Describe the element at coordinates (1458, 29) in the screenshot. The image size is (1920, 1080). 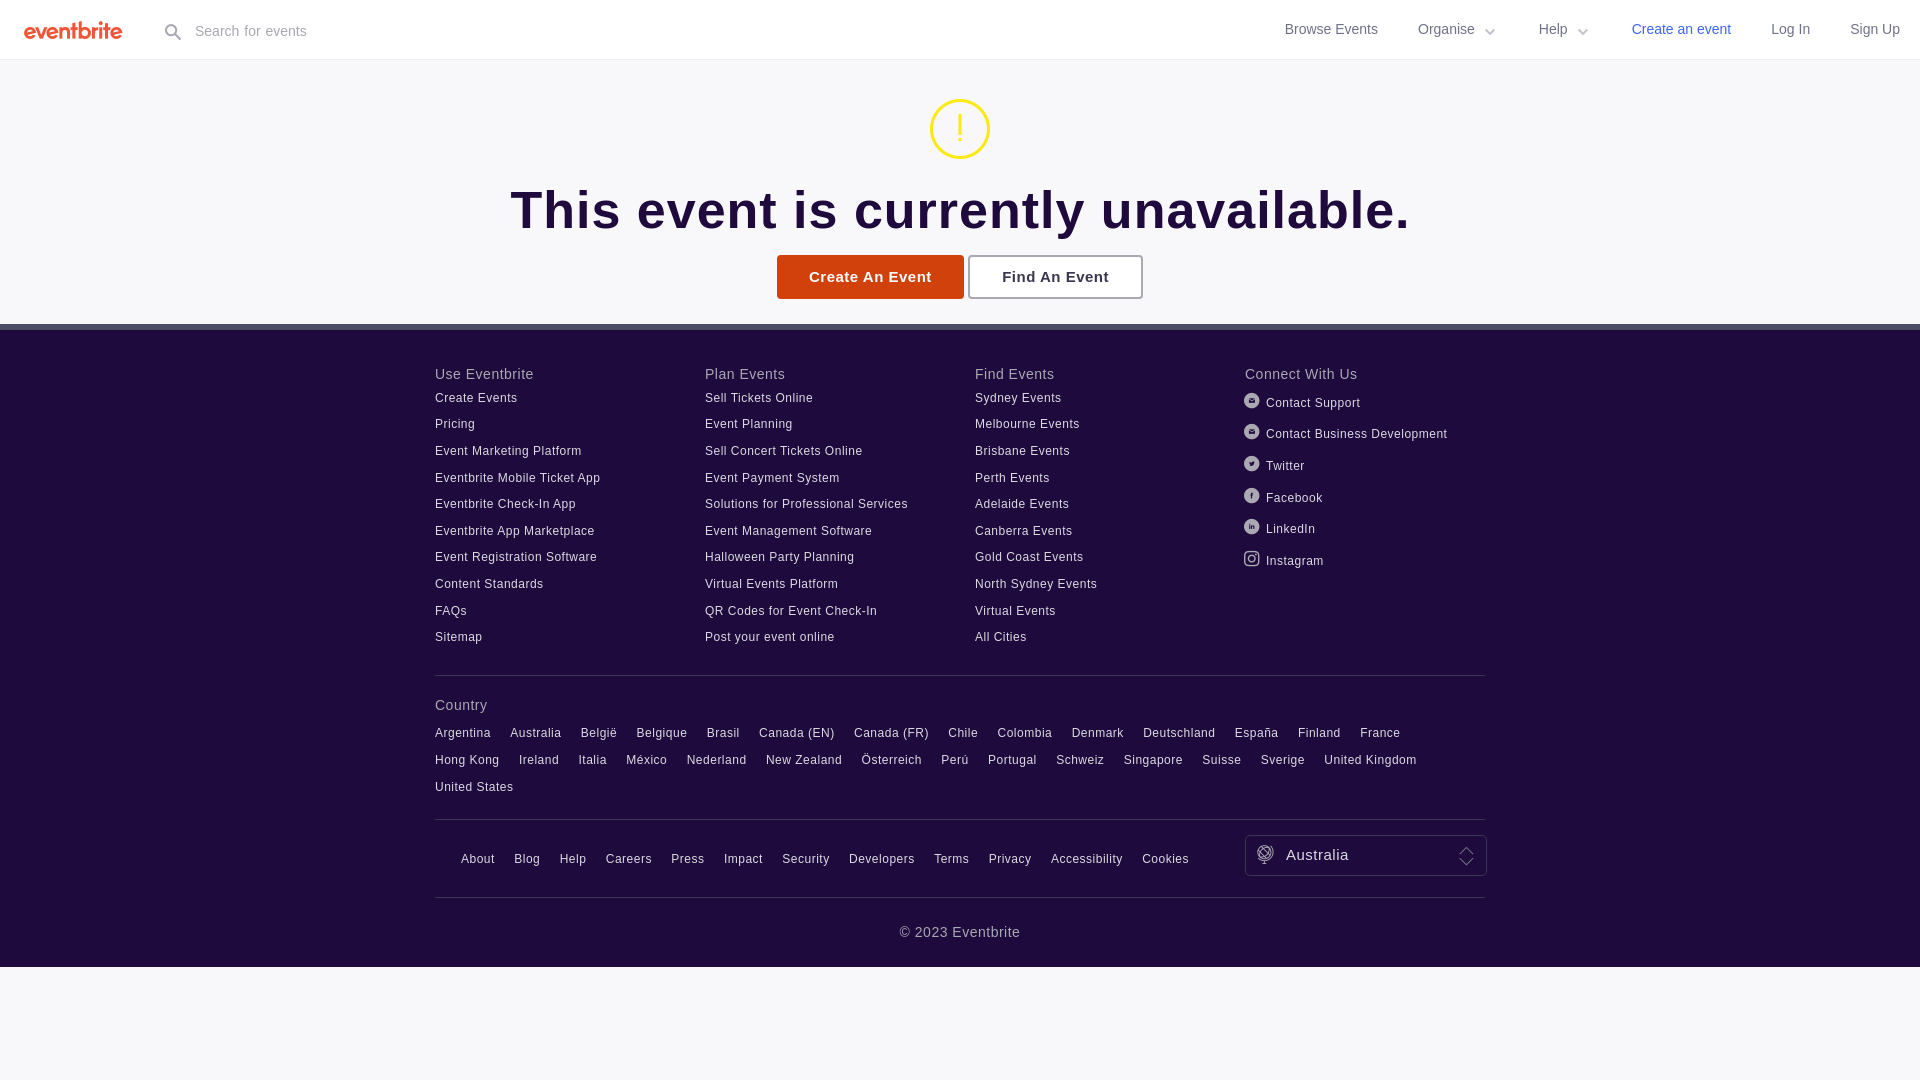
I see `'Organise'` at that location.